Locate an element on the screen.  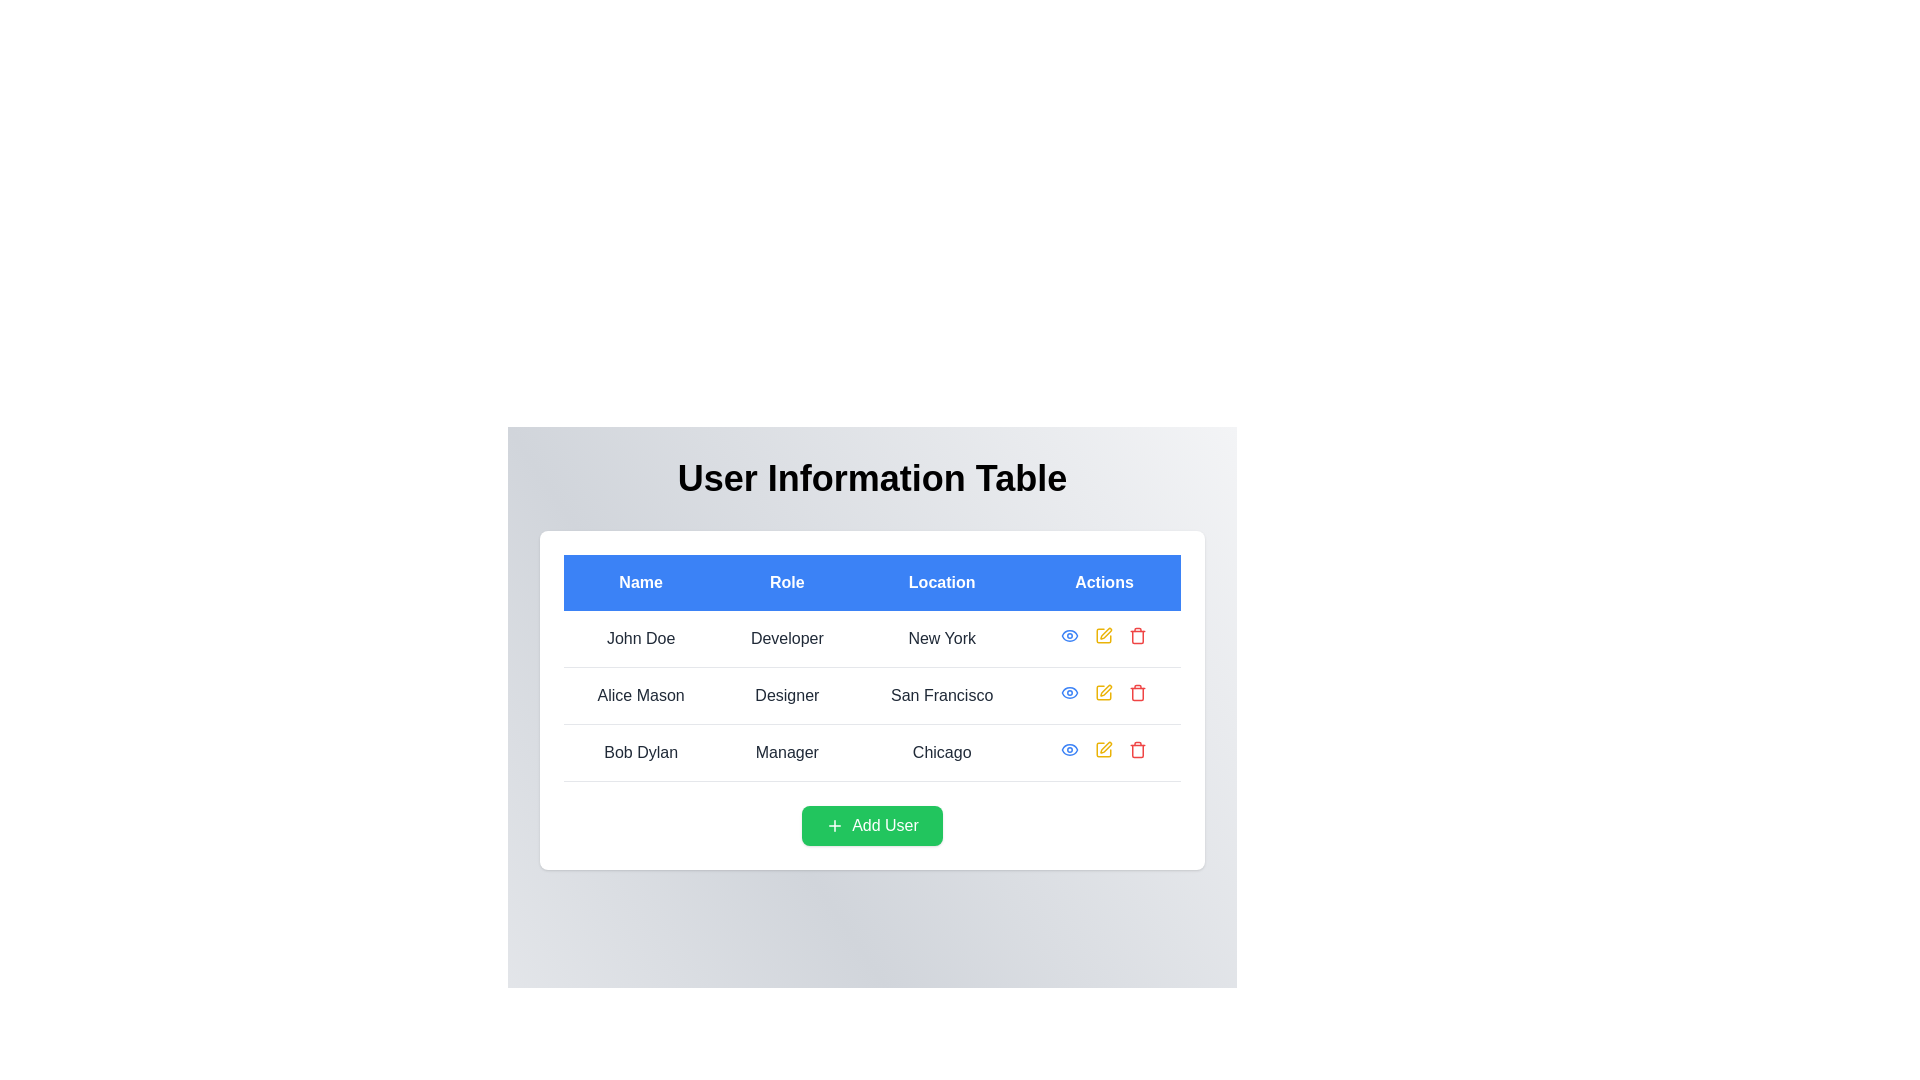
the green button labeled 'Add User' to trigger its hover effect, which changes the button's color to a darker green is located at coordinates (872, 825).